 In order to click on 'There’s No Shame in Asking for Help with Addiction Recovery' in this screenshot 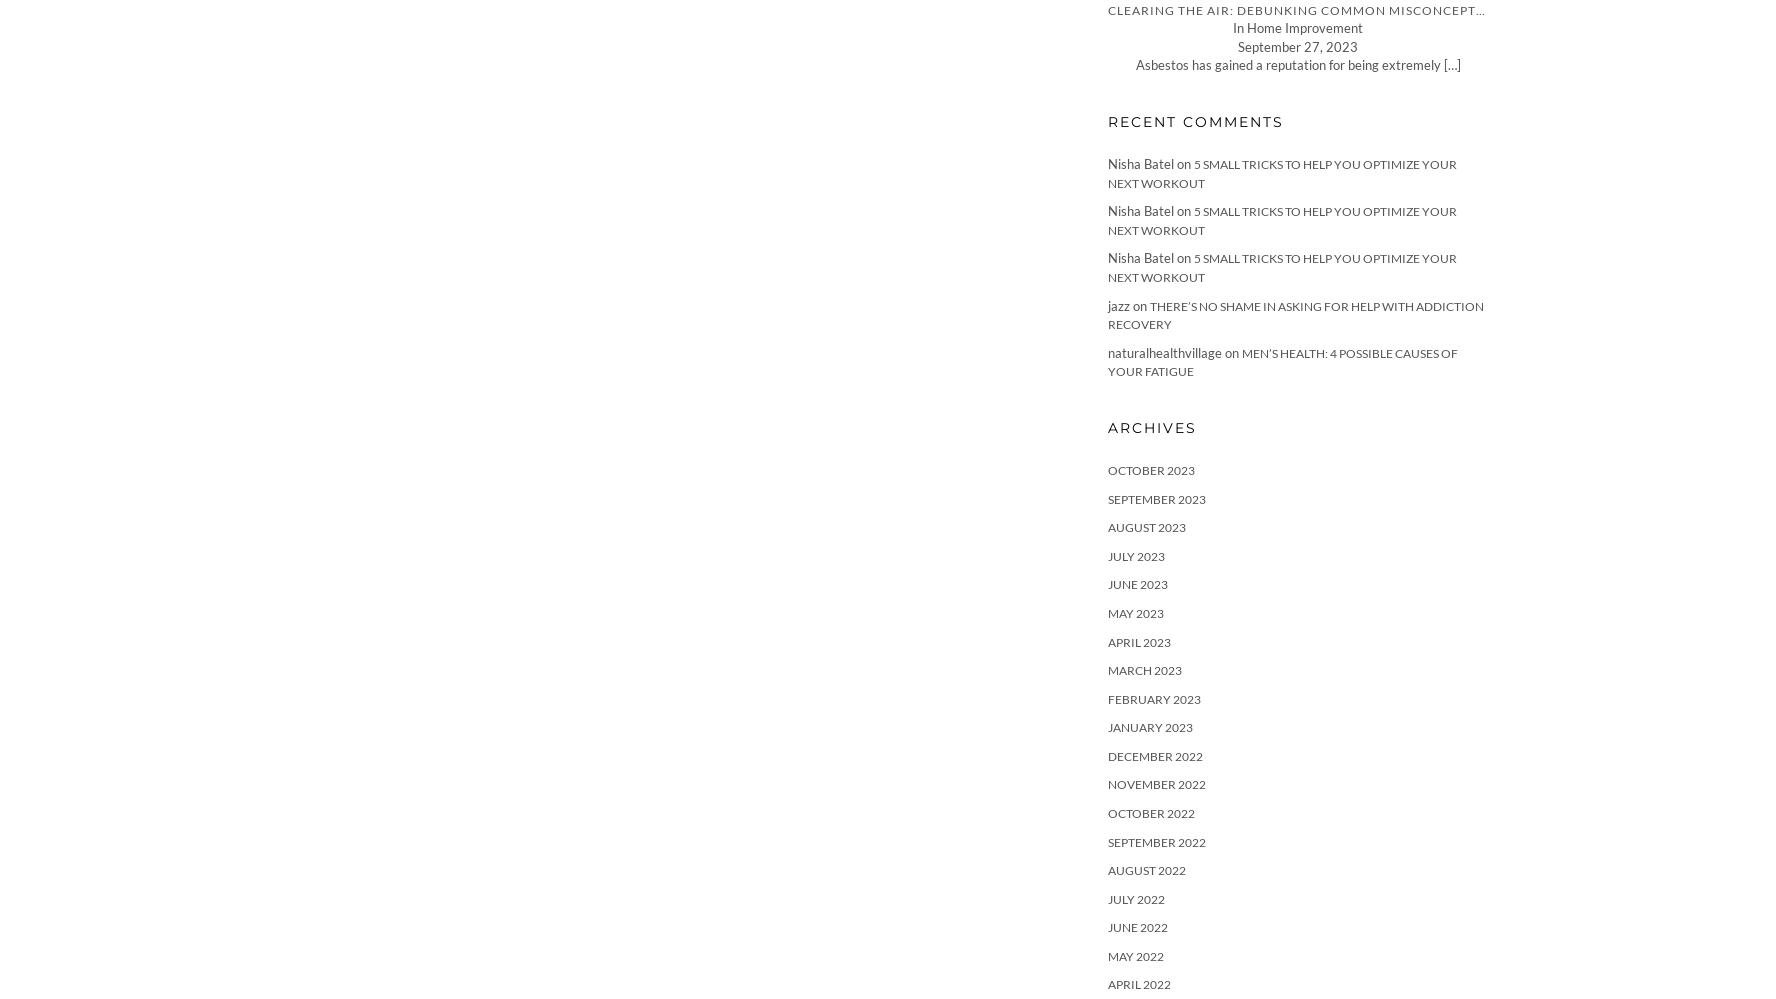, I will do `click(1295, 313)`.